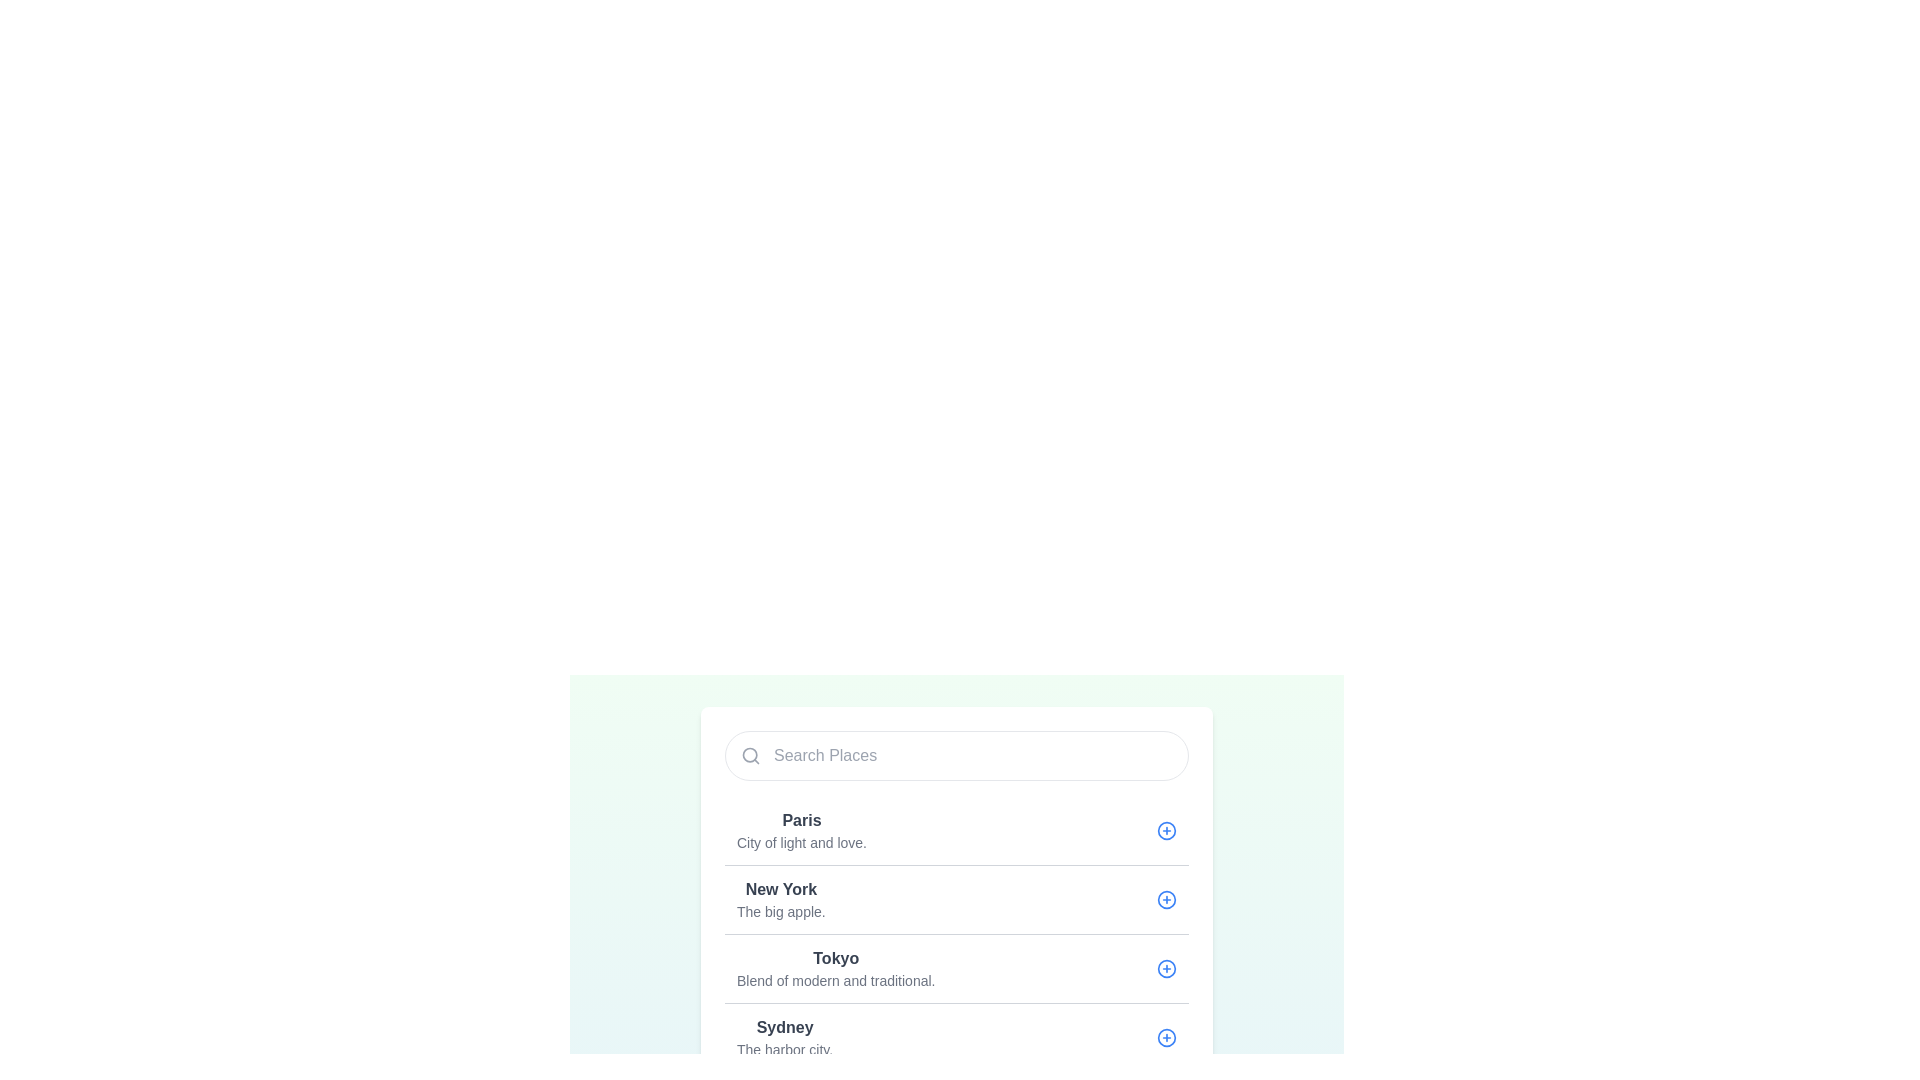 The image size is (1920, 1080). Describe the element at coordinates (1166, 830) in the screenshot. I see `the circular shape within the SVG icon that is styled with a blue hue, located to the right of the list item text 'Paris'` at that location.